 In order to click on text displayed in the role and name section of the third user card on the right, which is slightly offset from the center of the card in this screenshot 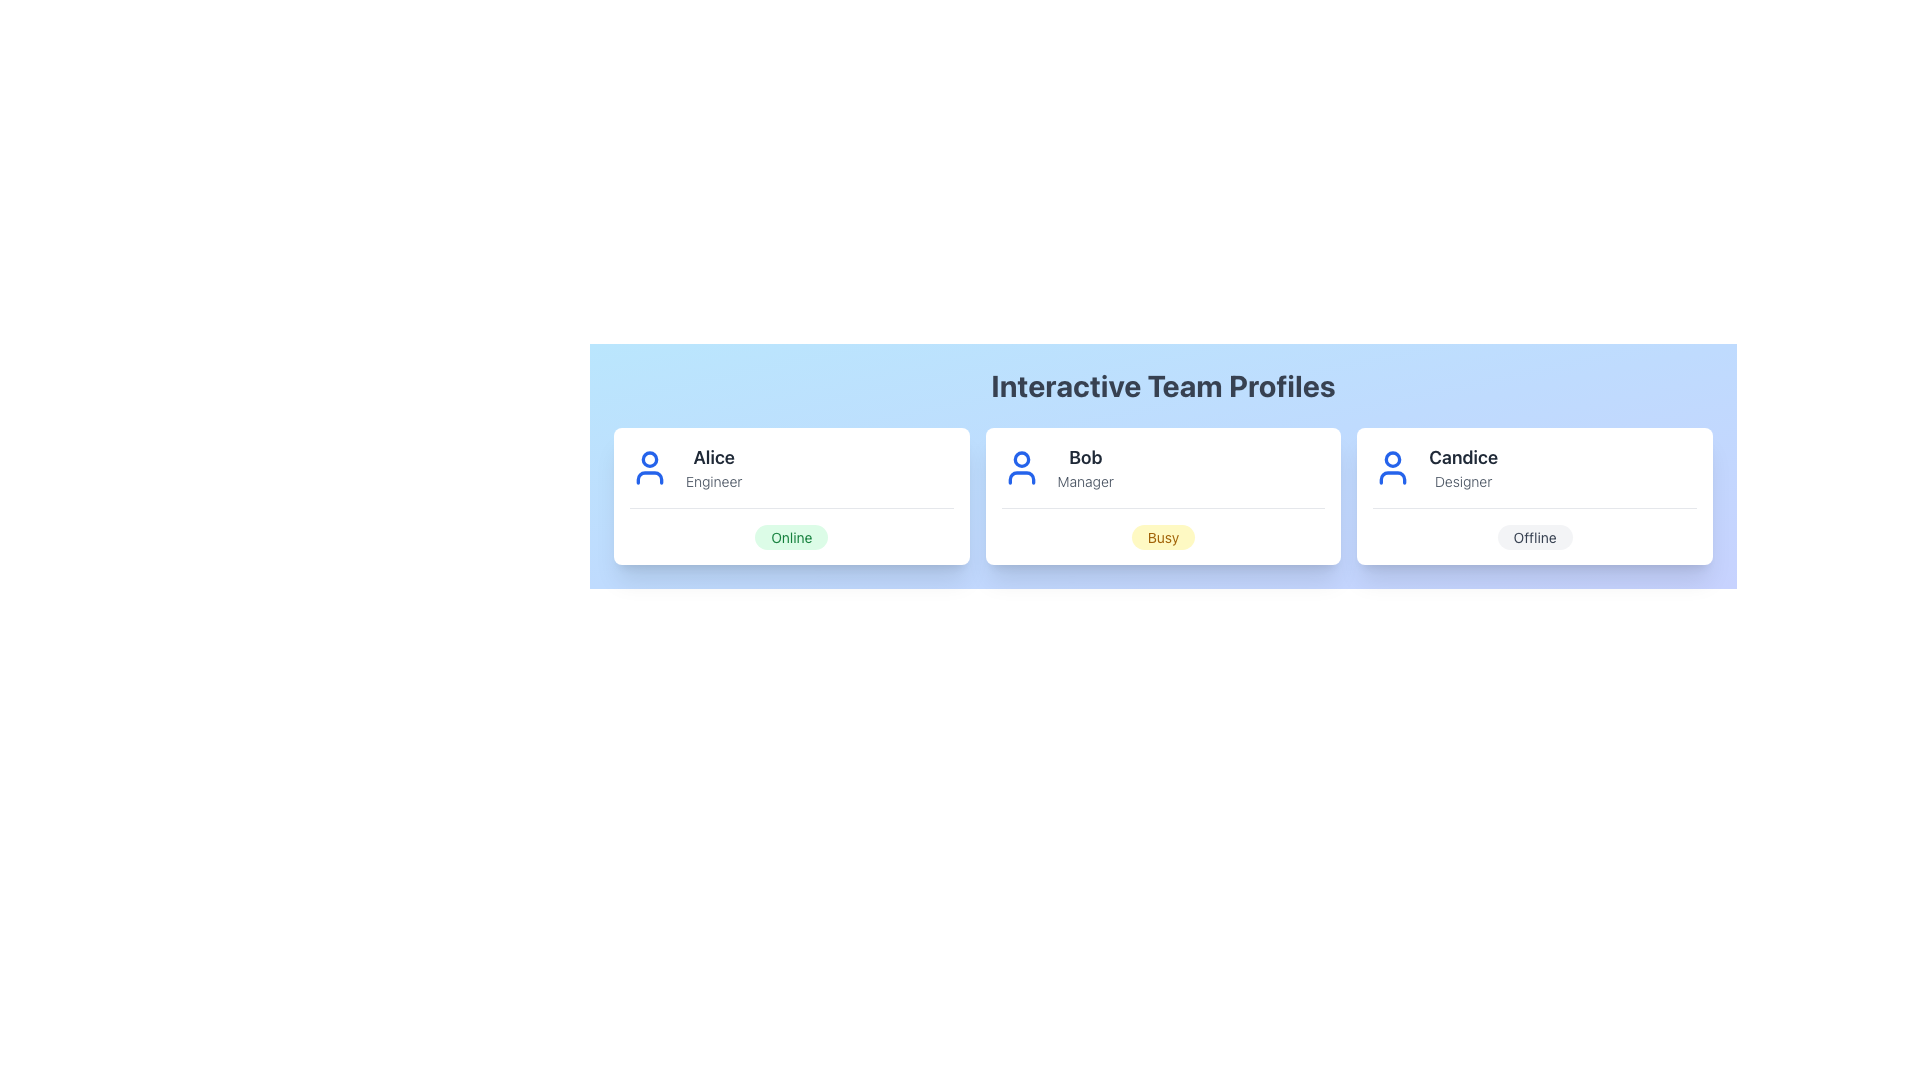, I will do `click(1463, 467)`.